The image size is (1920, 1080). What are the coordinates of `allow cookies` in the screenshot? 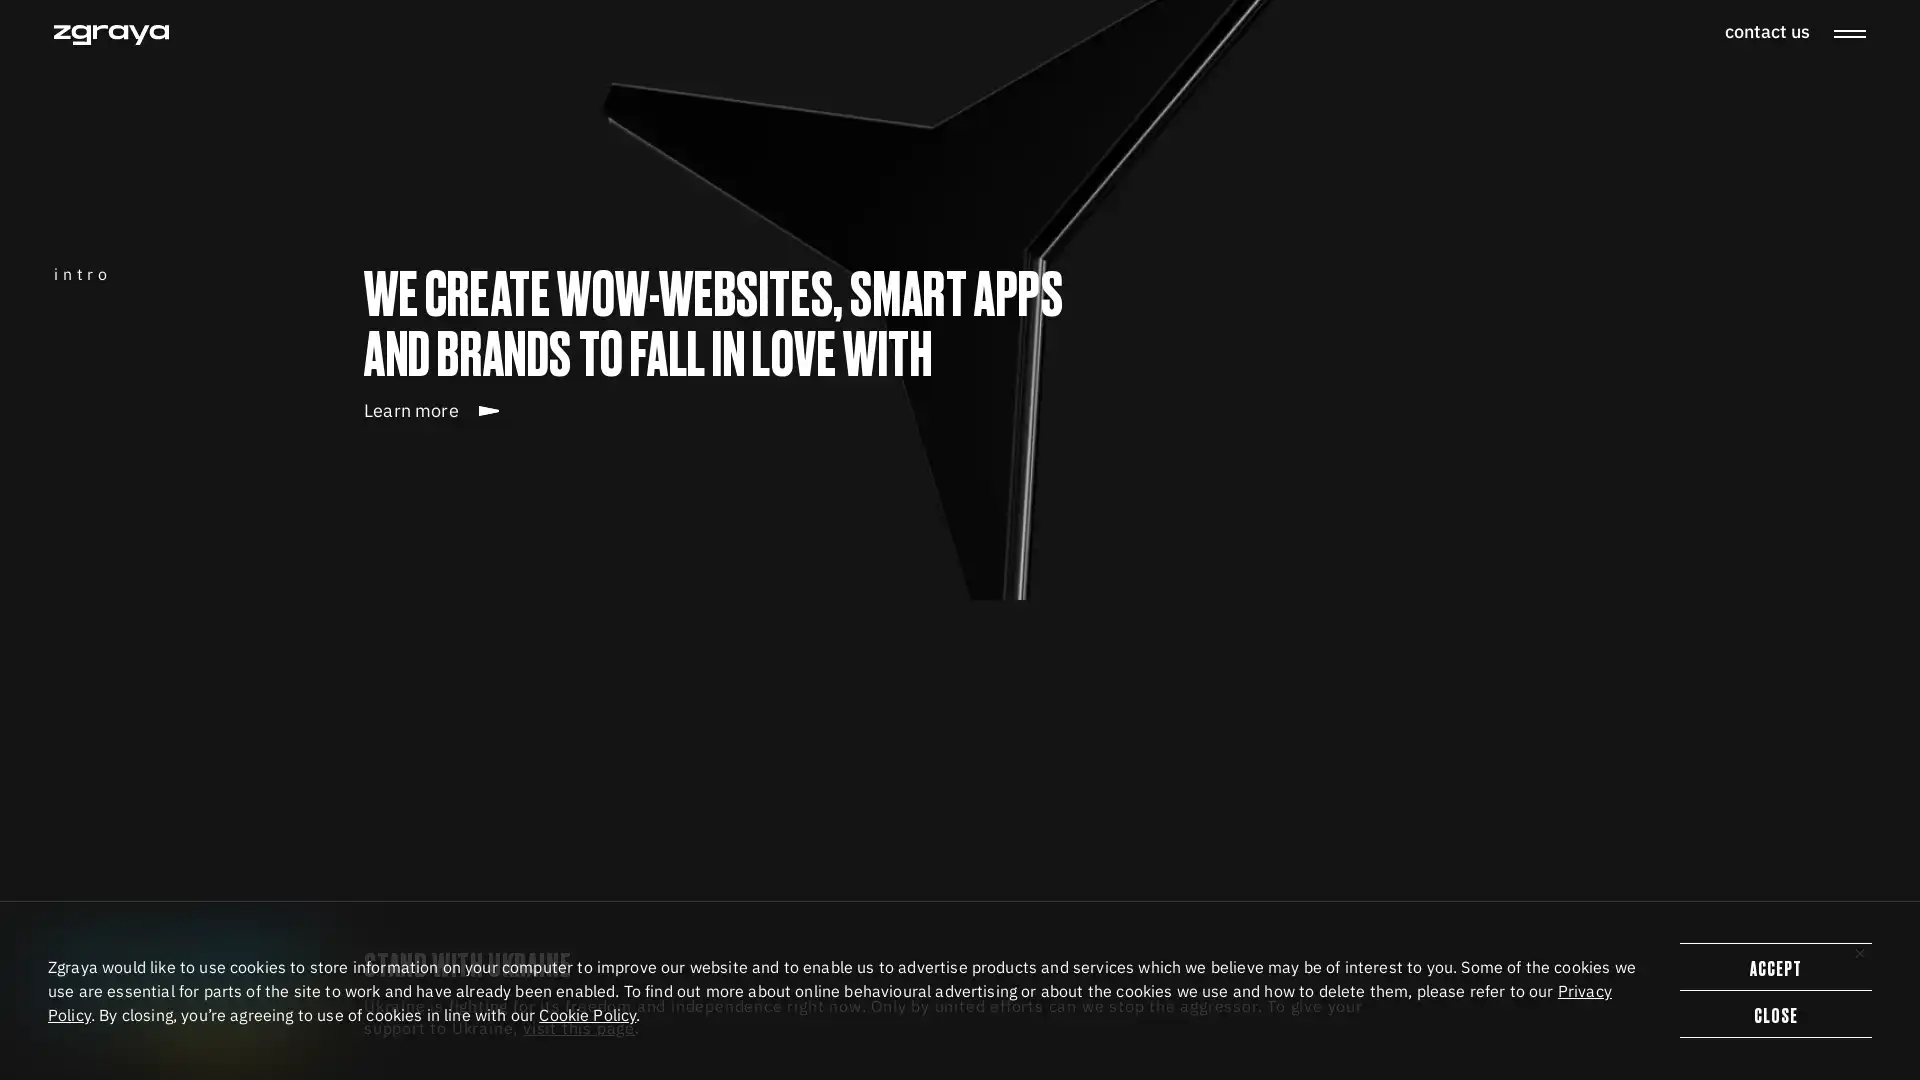 It's located at (1776, 966).